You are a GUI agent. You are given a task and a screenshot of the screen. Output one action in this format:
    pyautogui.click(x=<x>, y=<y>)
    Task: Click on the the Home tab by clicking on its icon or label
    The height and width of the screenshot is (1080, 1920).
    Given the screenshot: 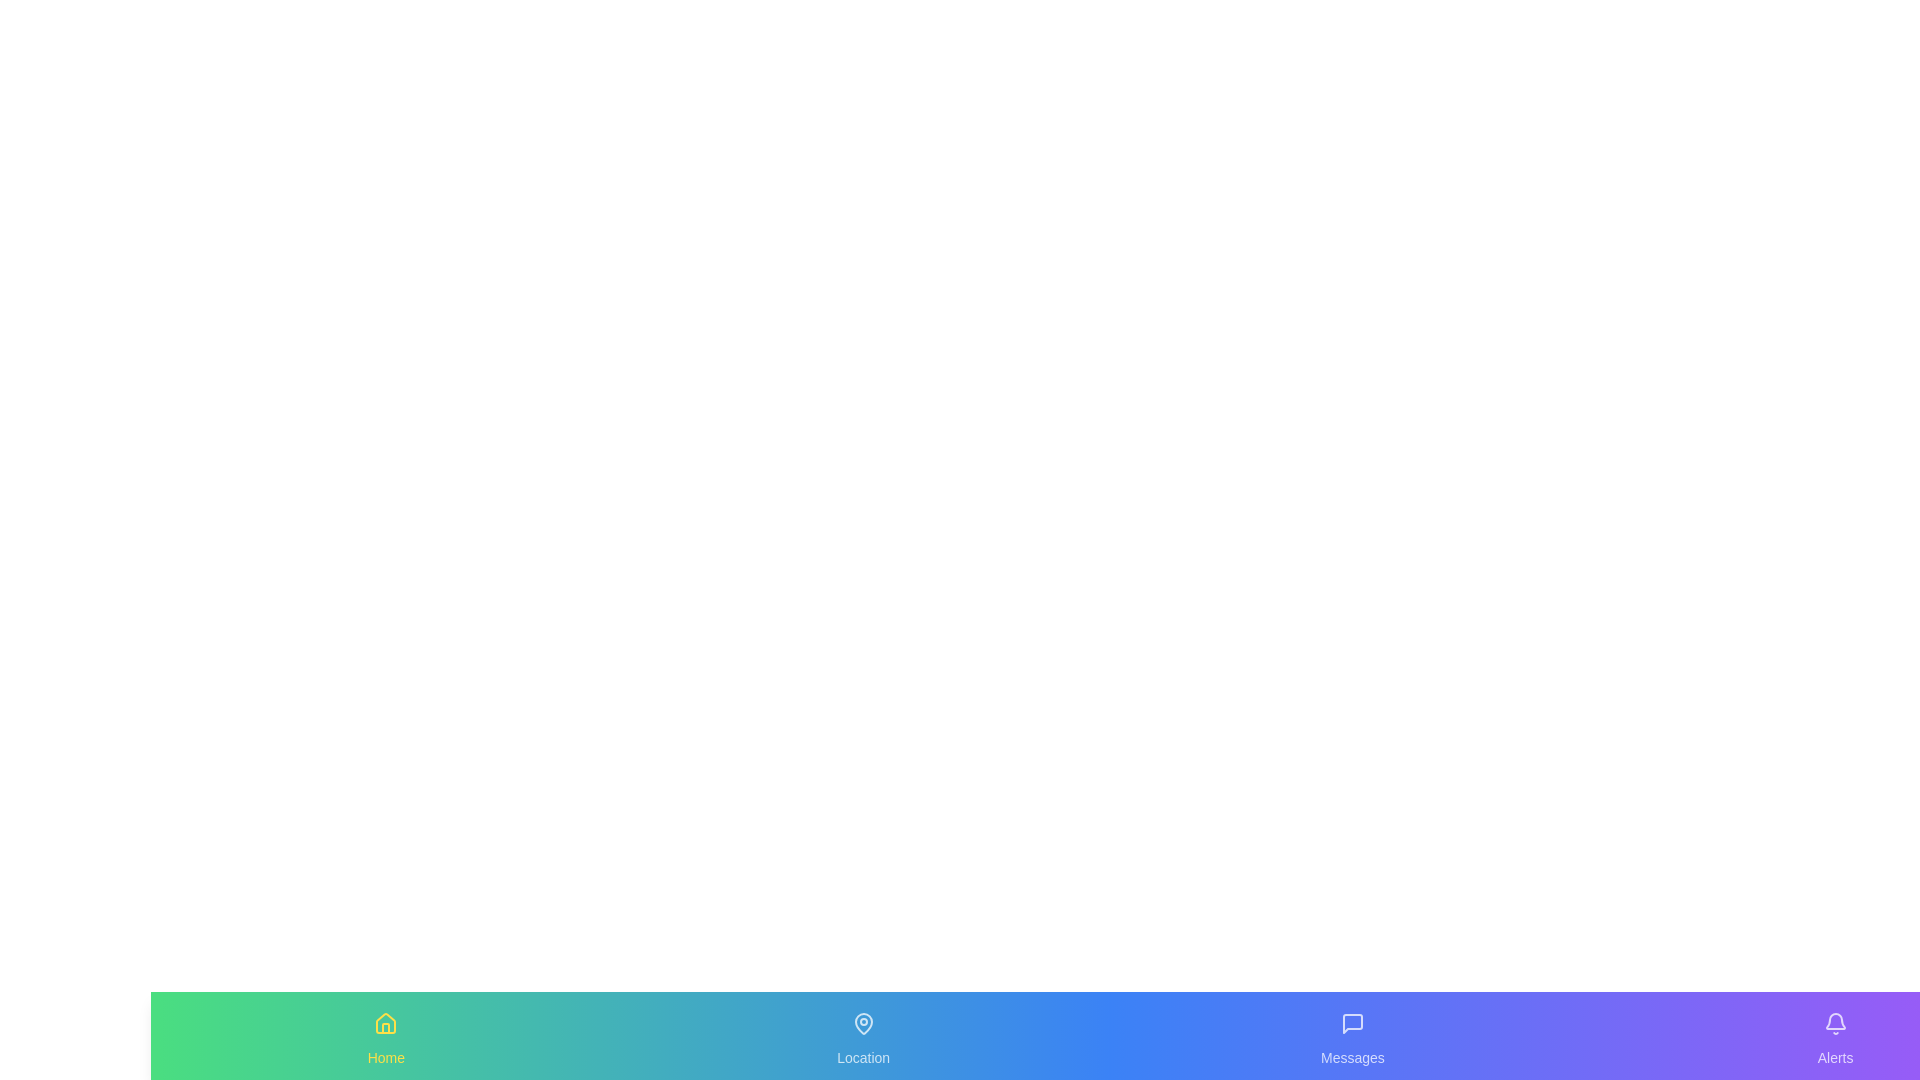 What is the action you would take?
    pyautogui.click(x=385, y=1035)
    